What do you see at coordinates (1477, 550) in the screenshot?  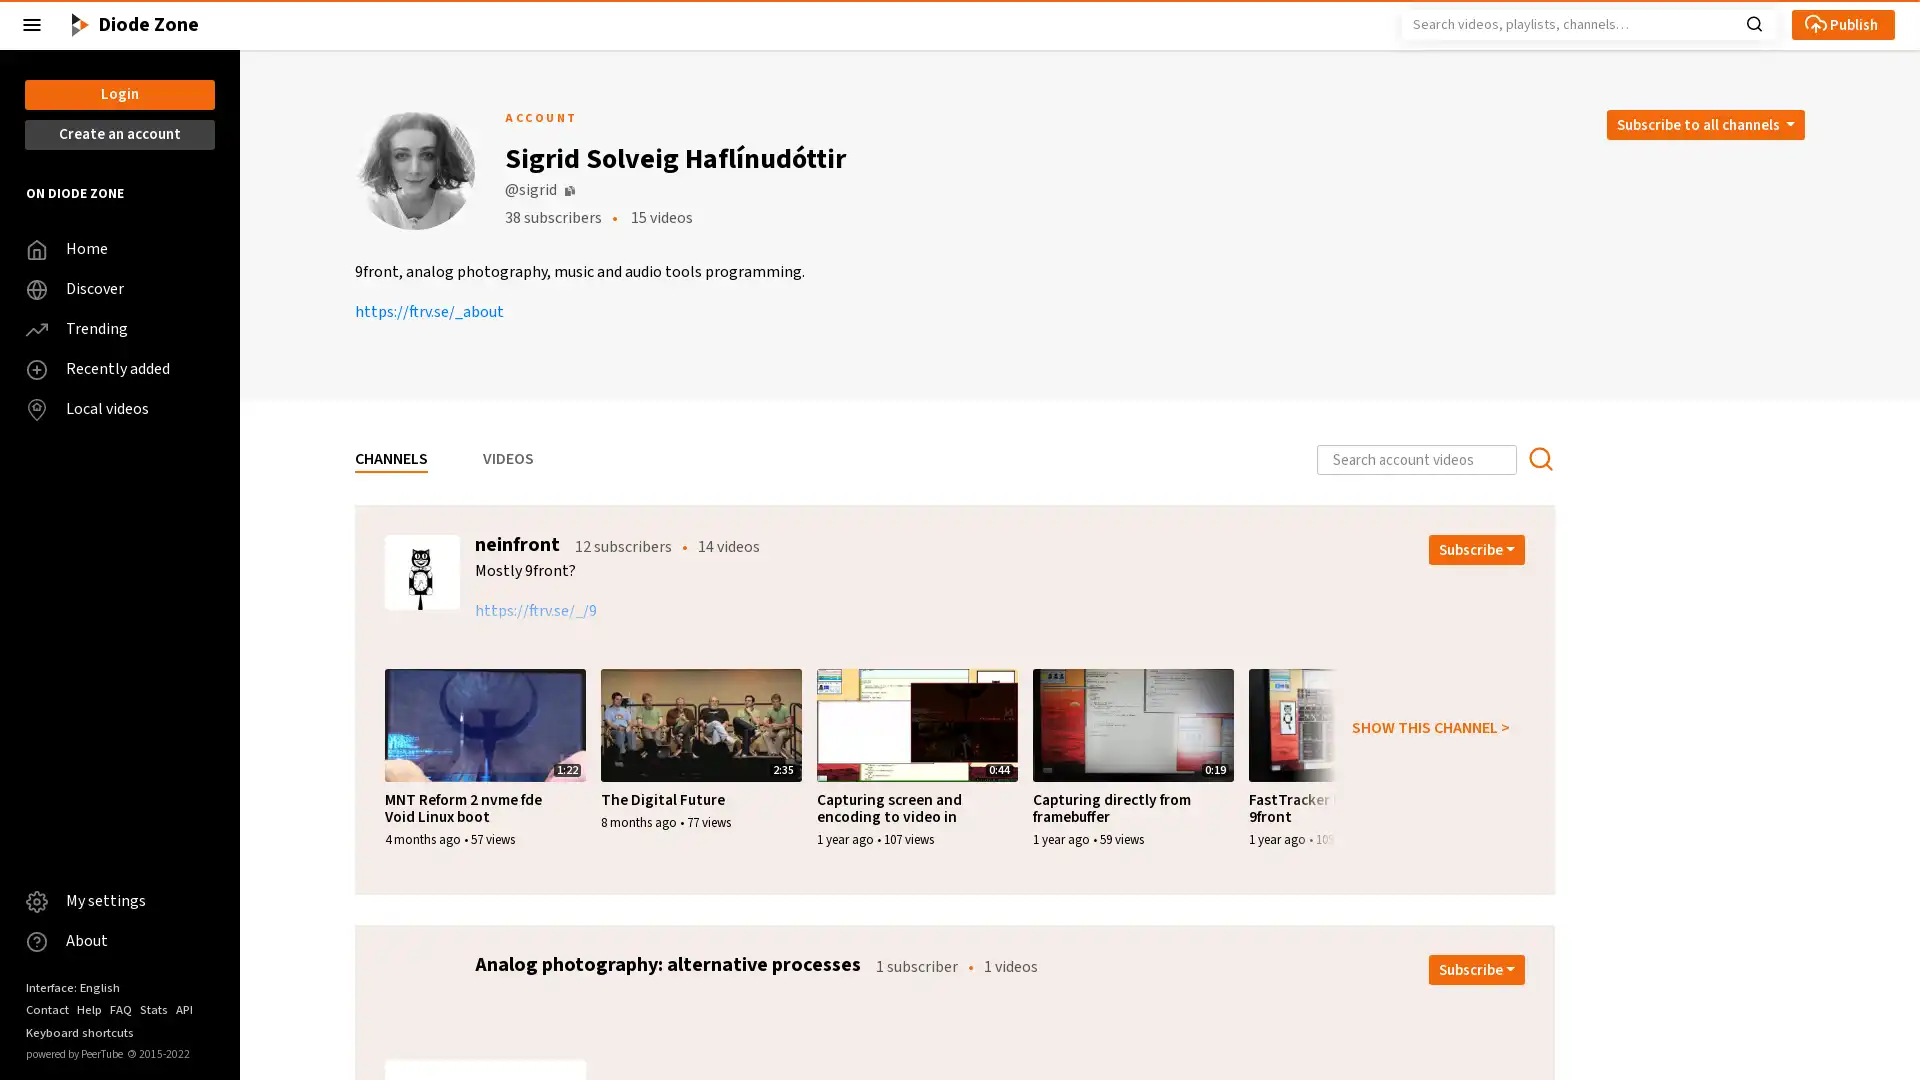 I see `Open subscription dropdown` at bounding box center [1477, 550].